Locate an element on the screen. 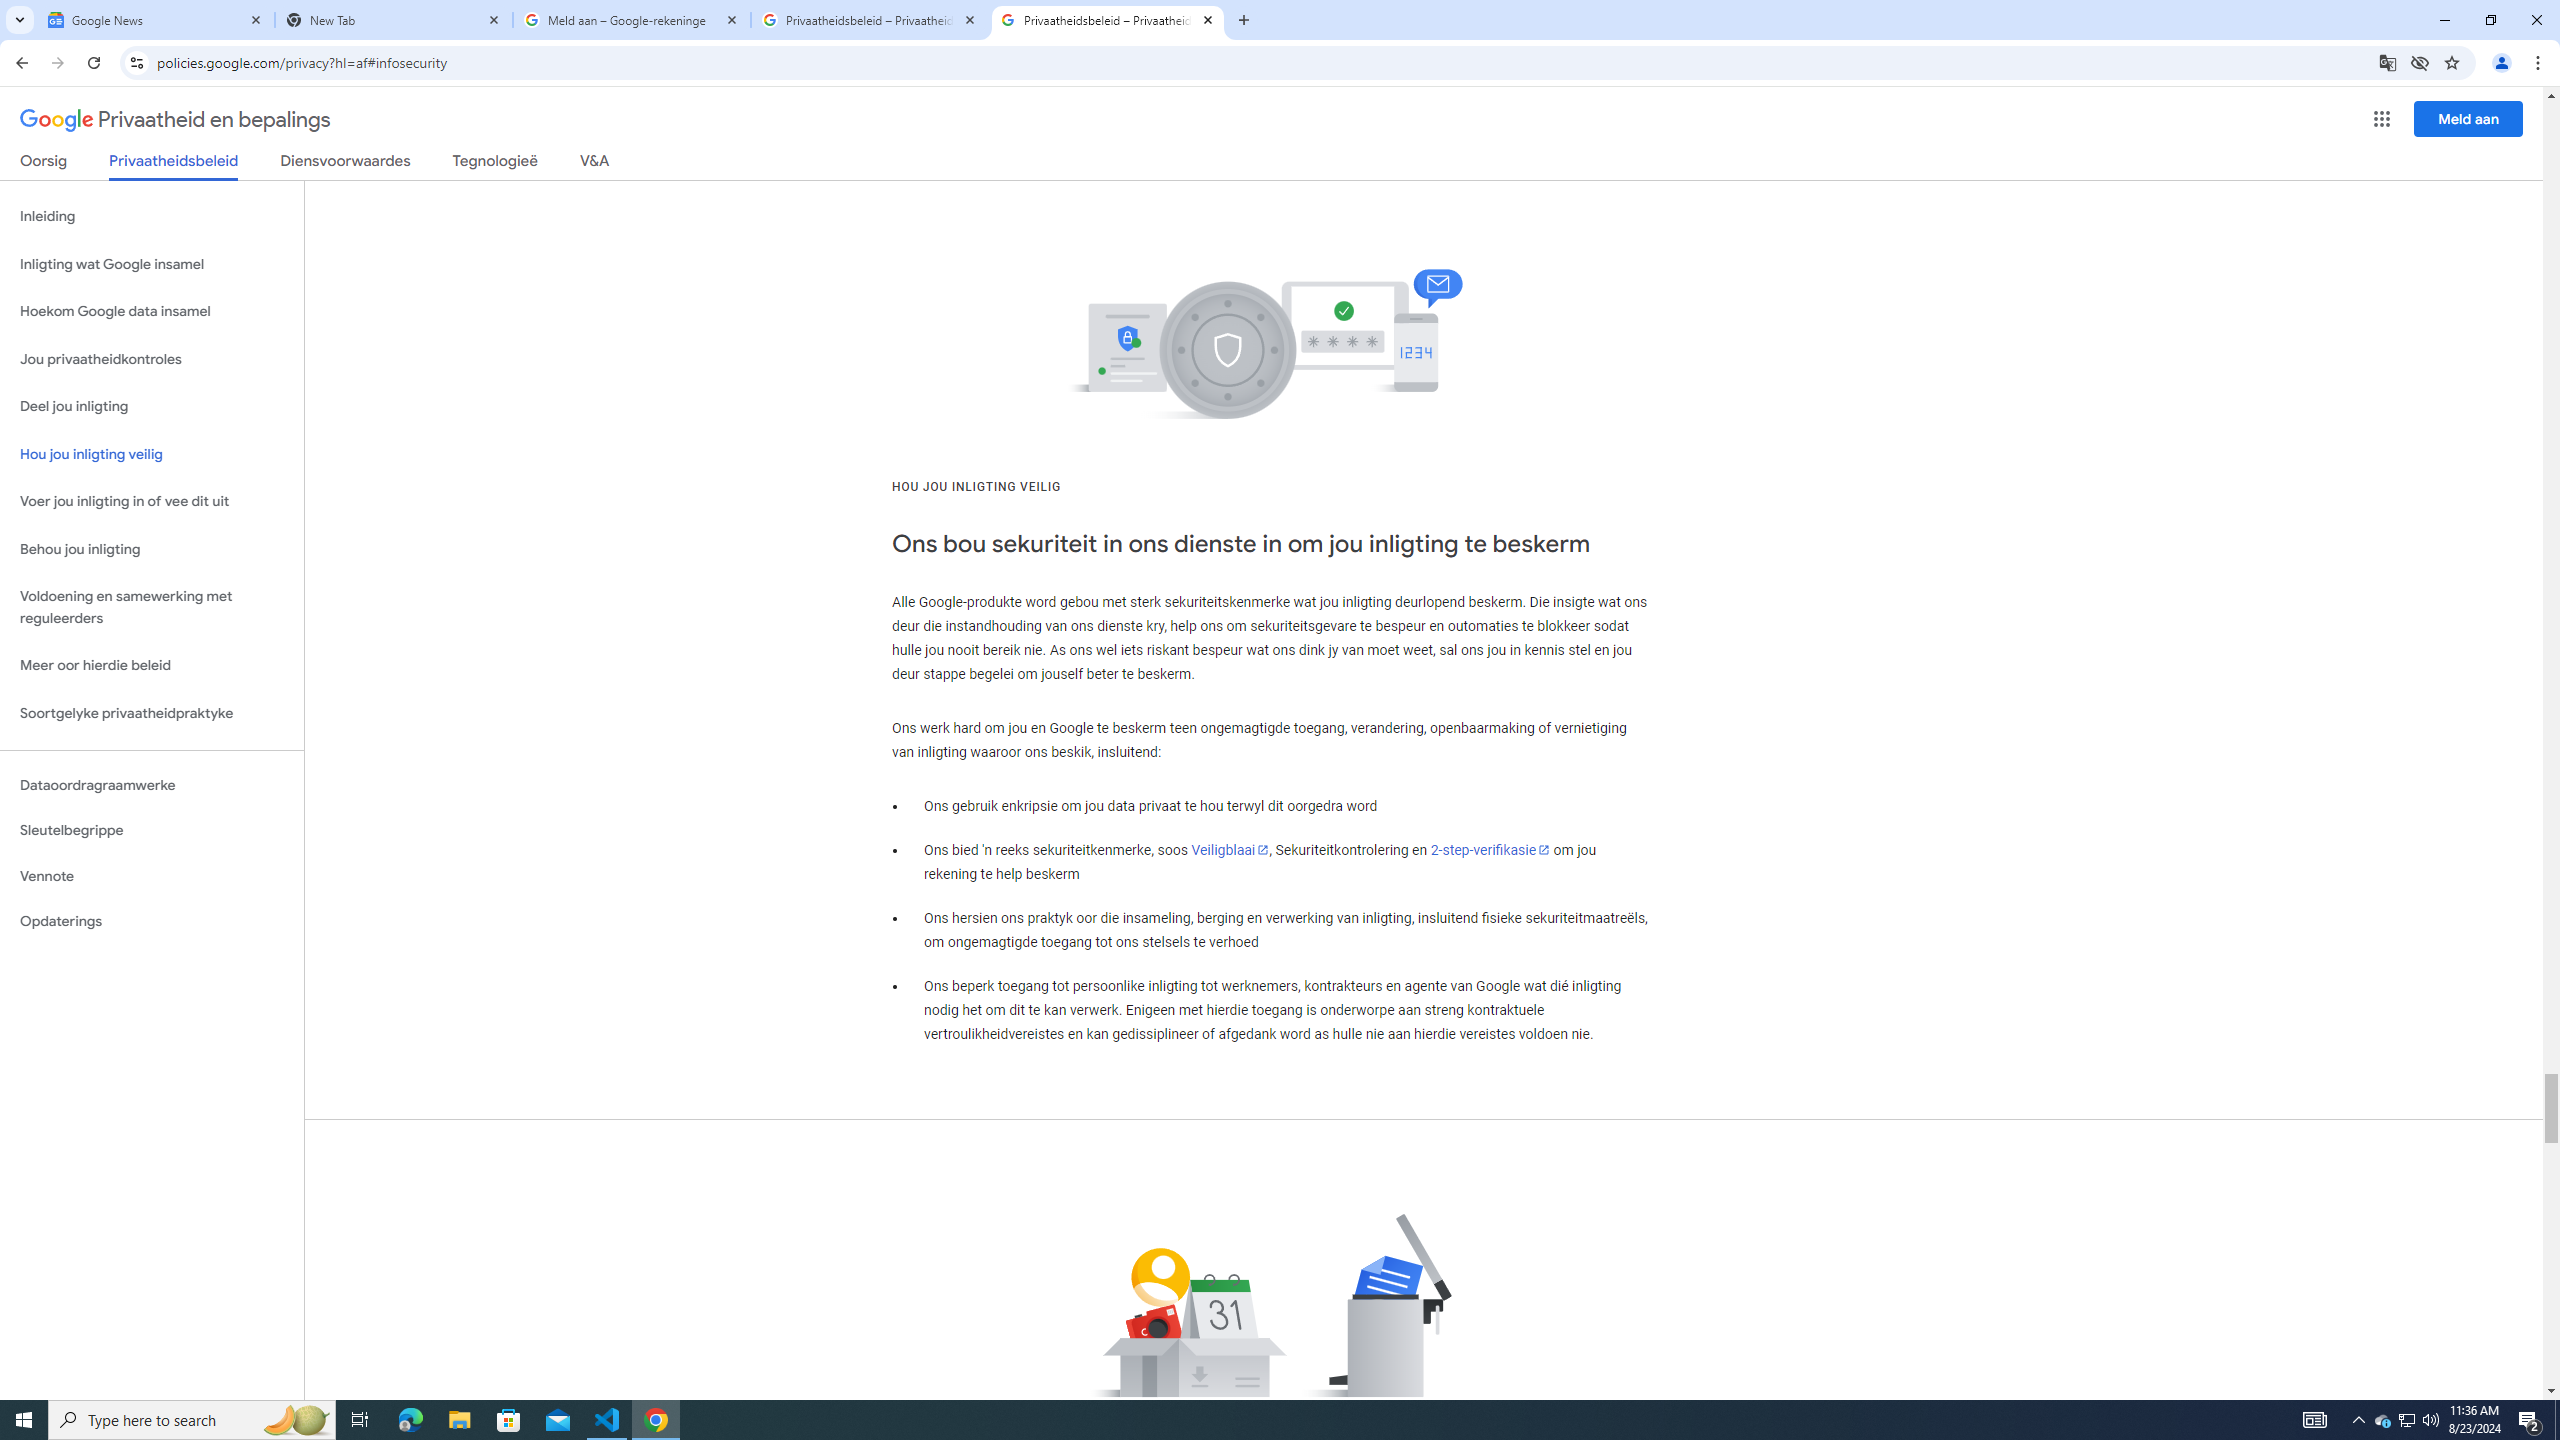 The image size is (2560, 1440). 'Dataoordragraamwerke' is located at coordinates (151, 785).